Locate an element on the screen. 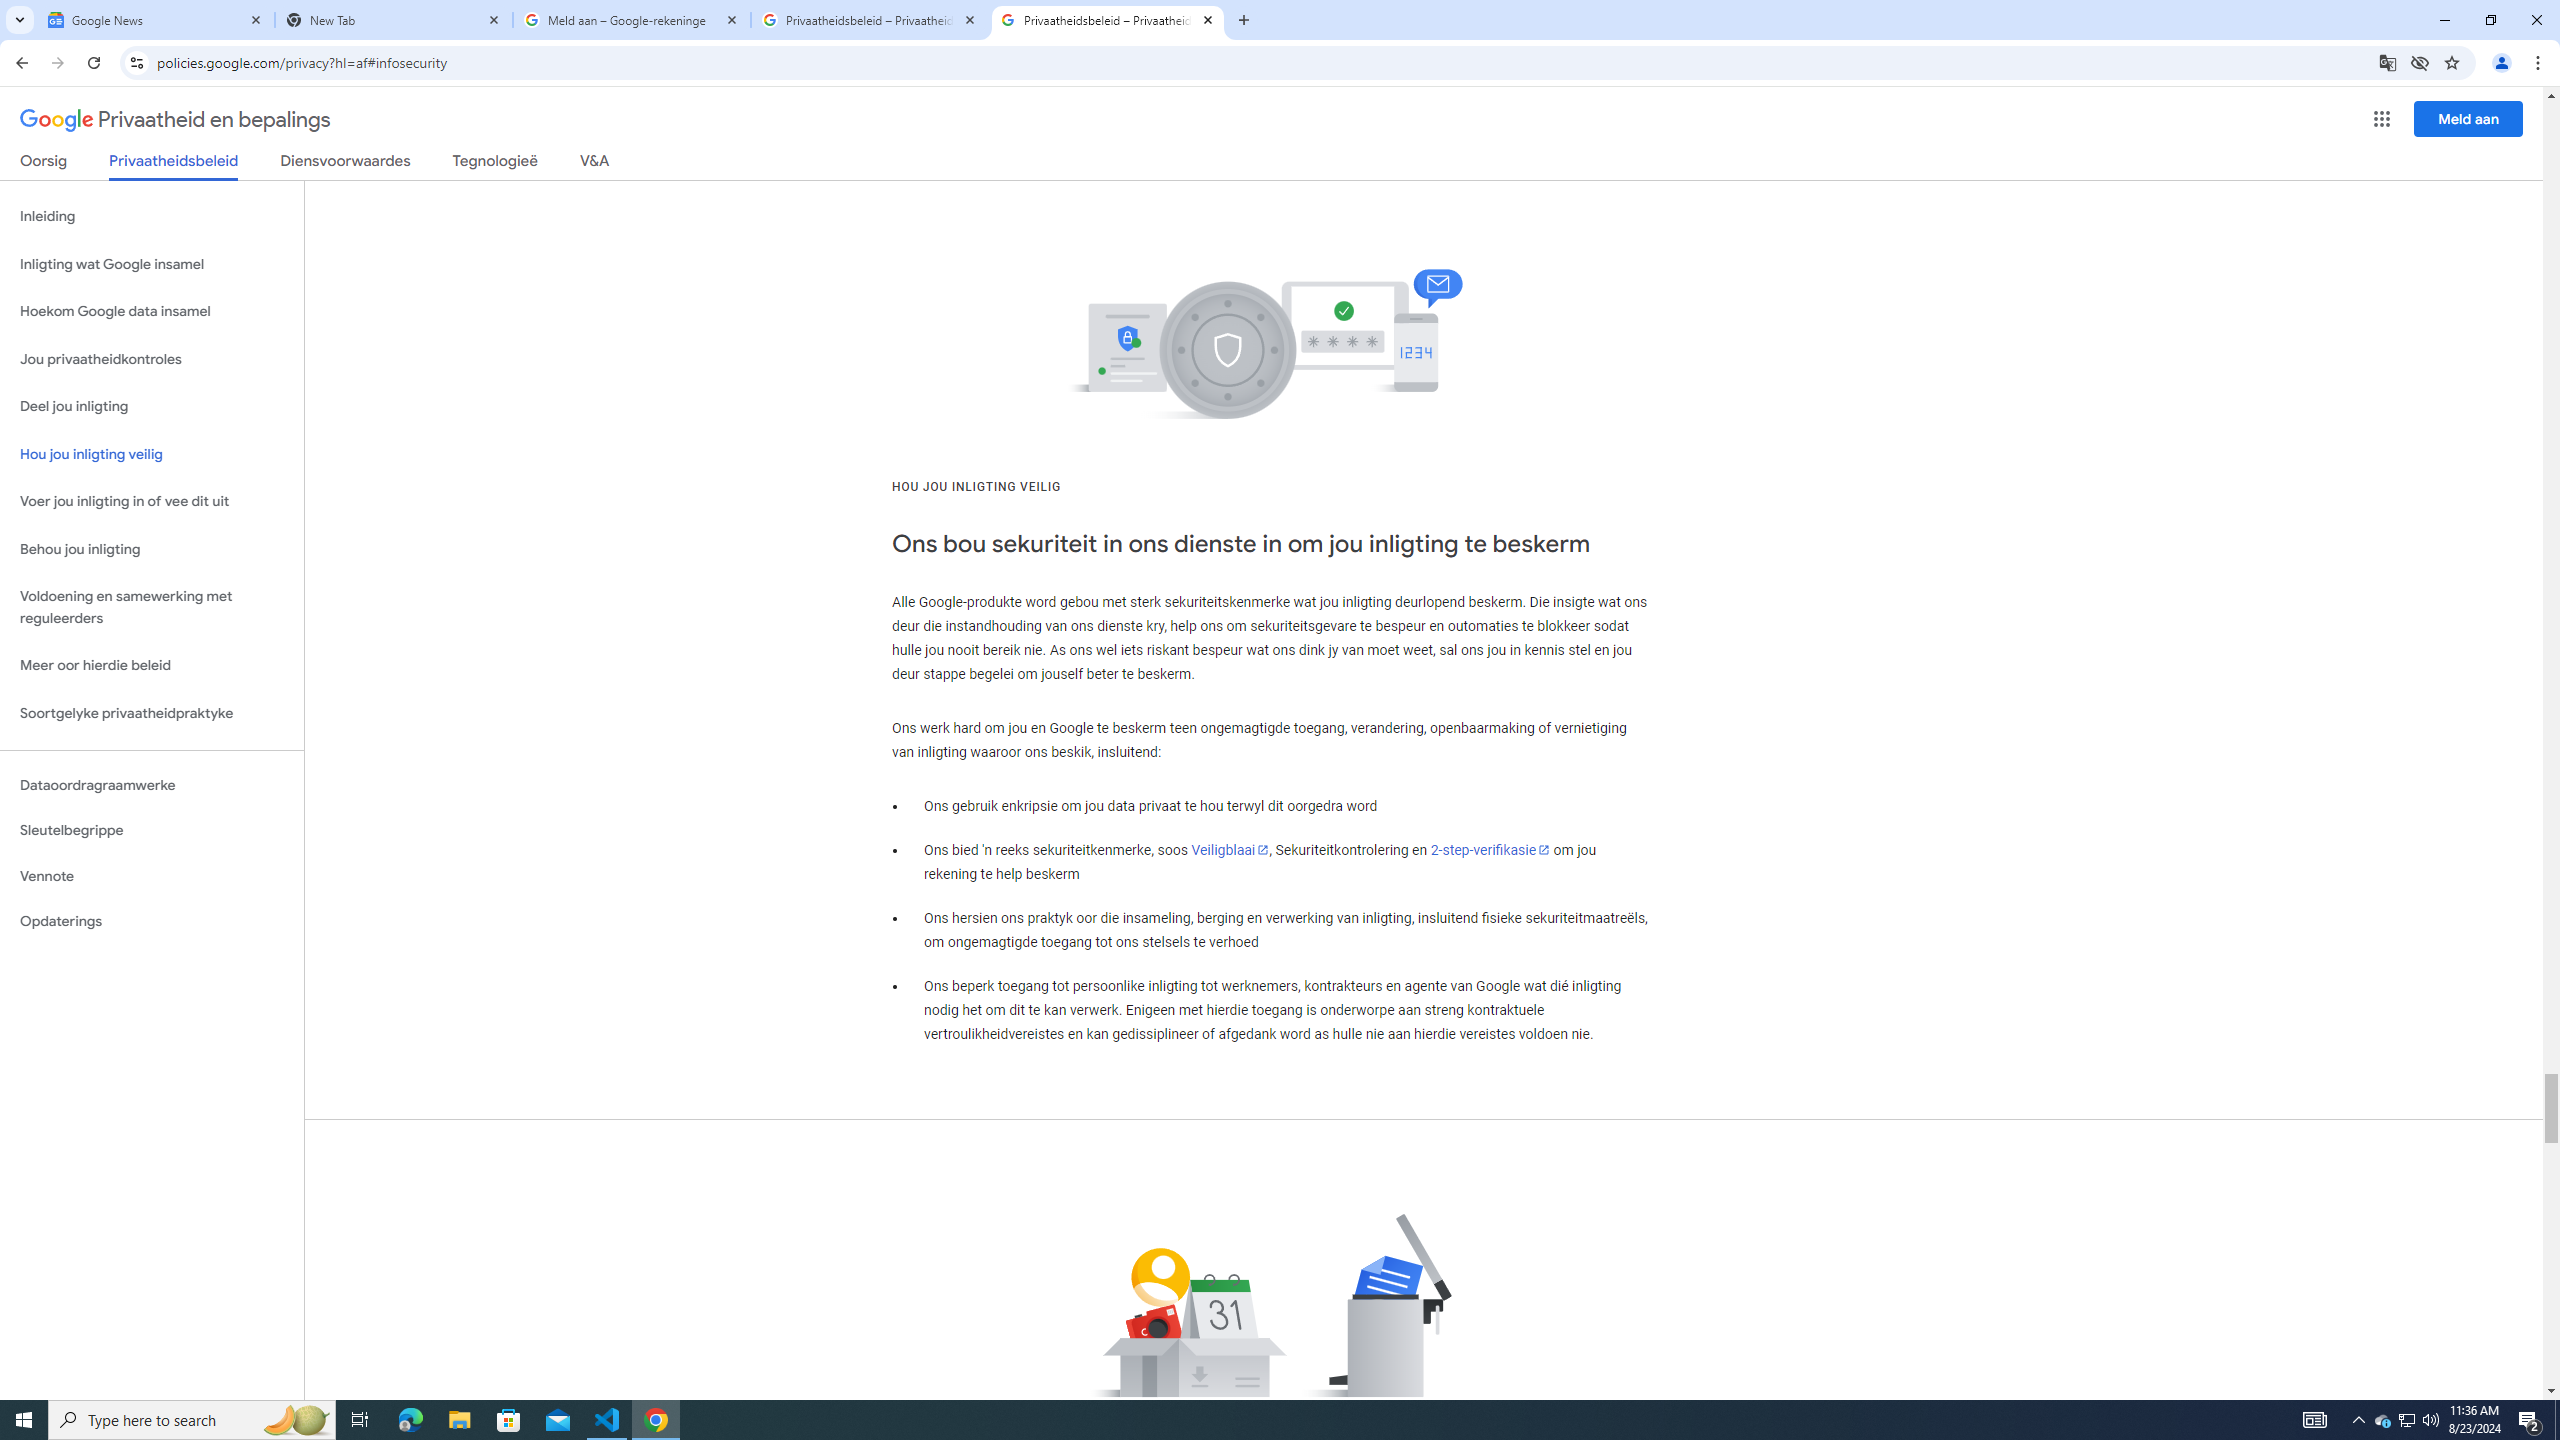 The image size is (2560, 1440). 'Dataoordragraamwerke' is located at coordinates (151, 785).